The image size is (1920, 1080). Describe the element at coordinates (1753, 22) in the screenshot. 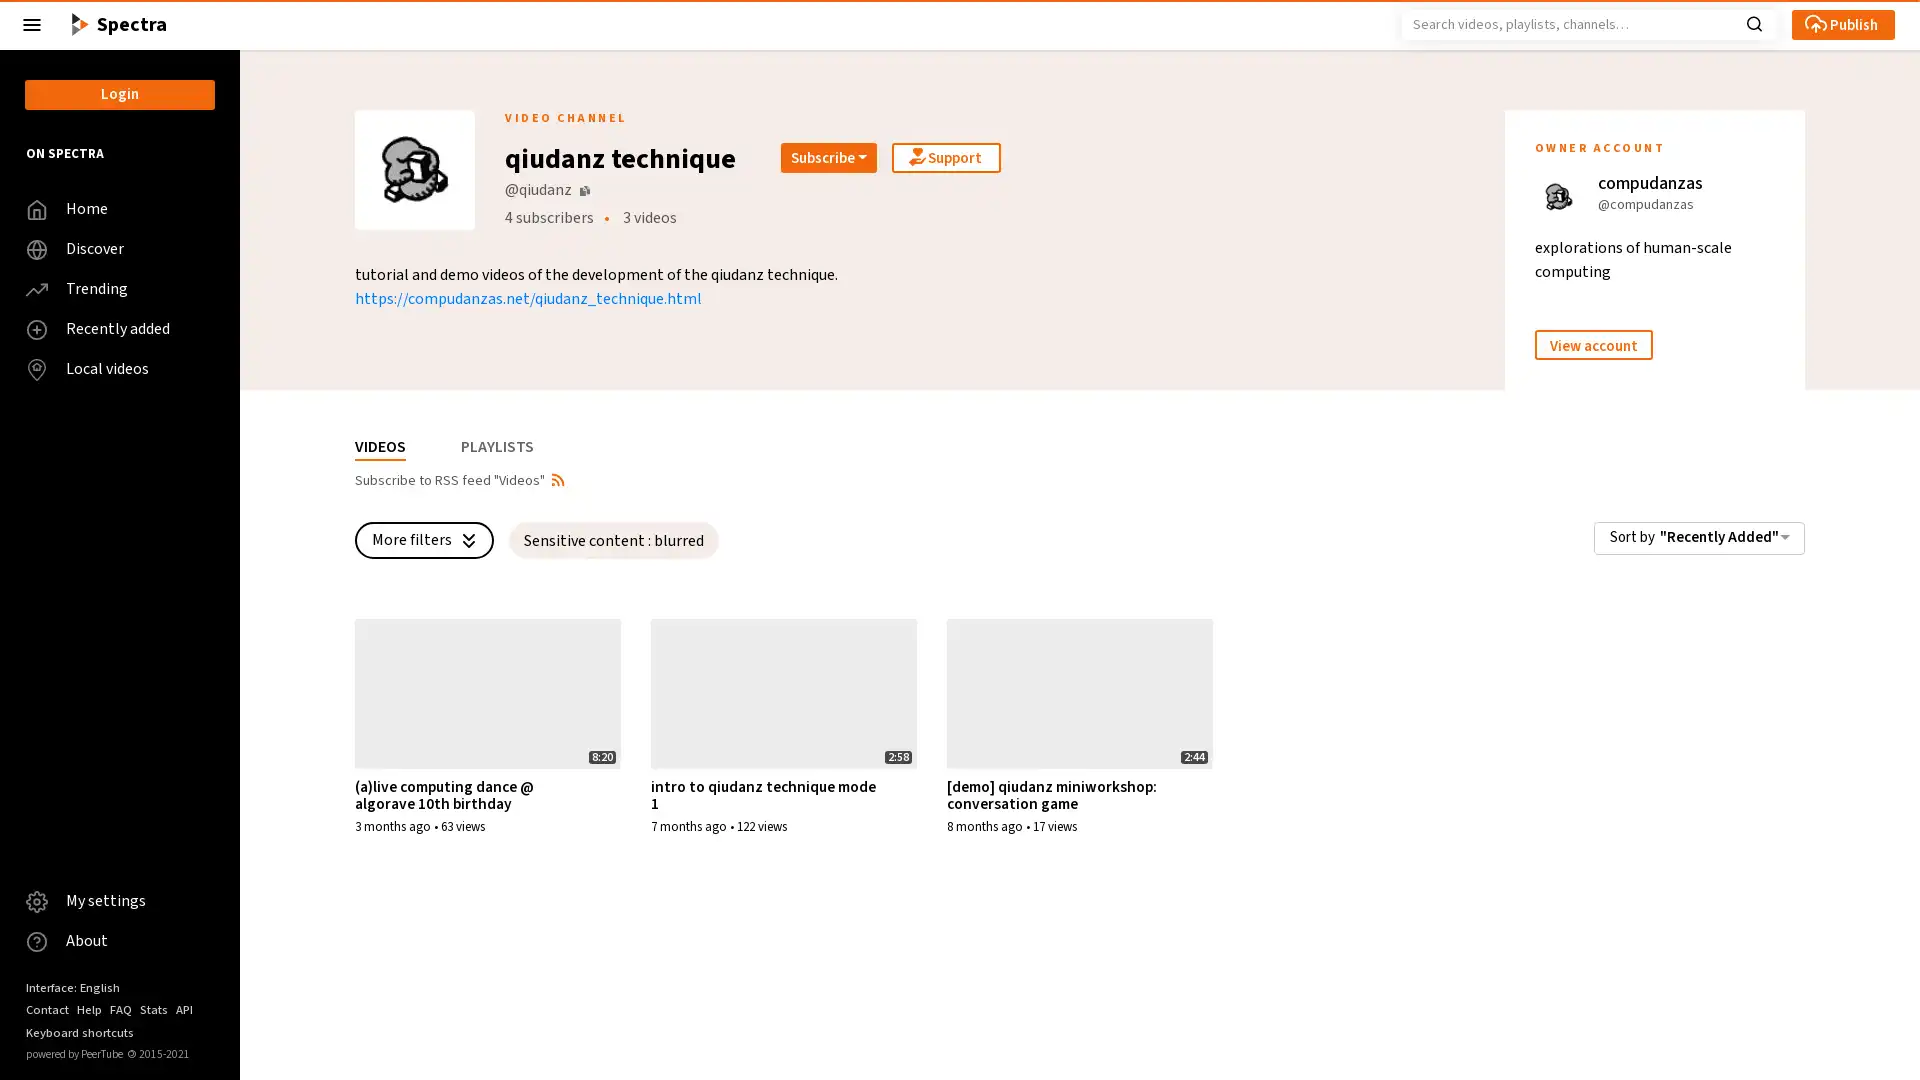

I see `Search` at that location.